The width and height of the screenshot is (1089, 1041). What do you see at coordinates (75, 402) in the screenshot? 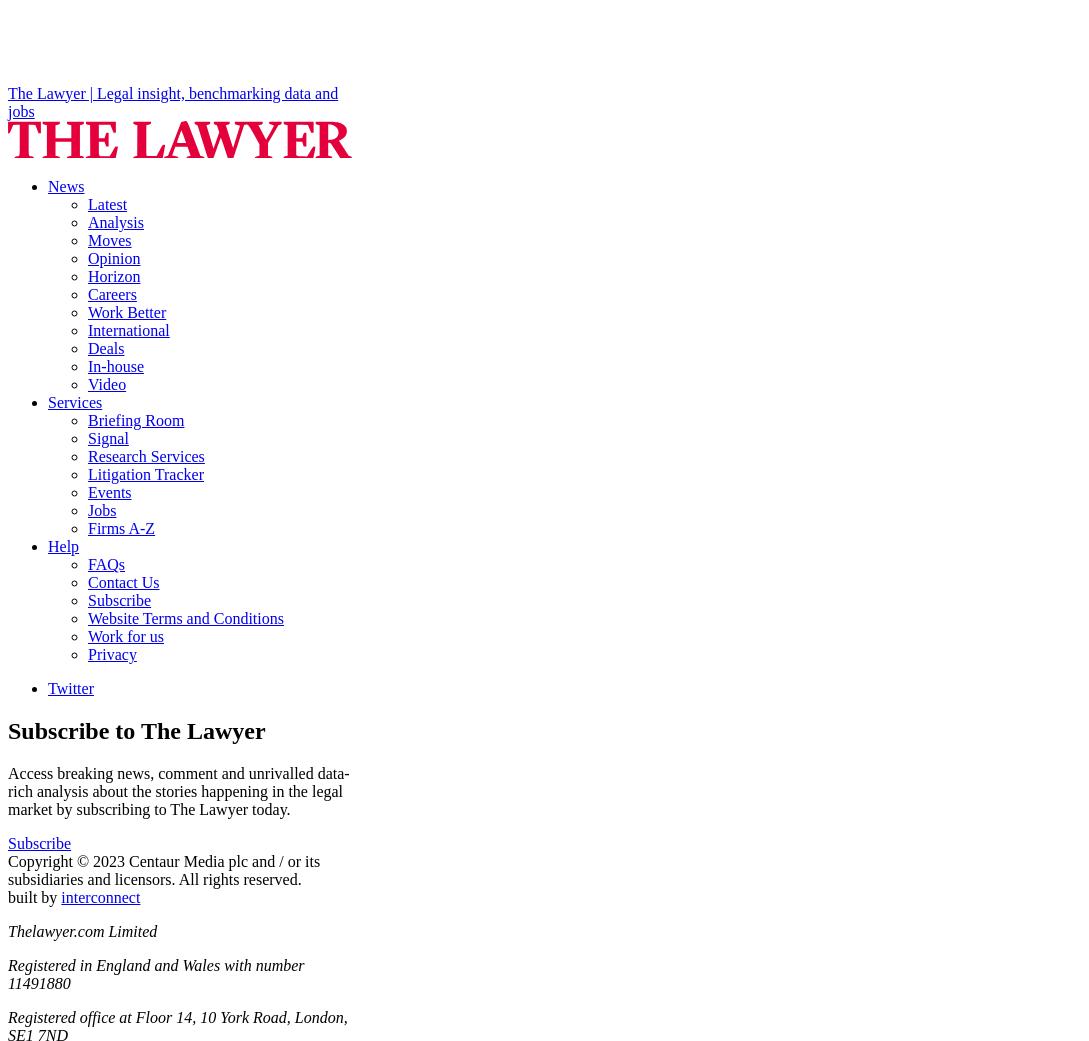
I see `'Services'` at bounding box center [75, 402].